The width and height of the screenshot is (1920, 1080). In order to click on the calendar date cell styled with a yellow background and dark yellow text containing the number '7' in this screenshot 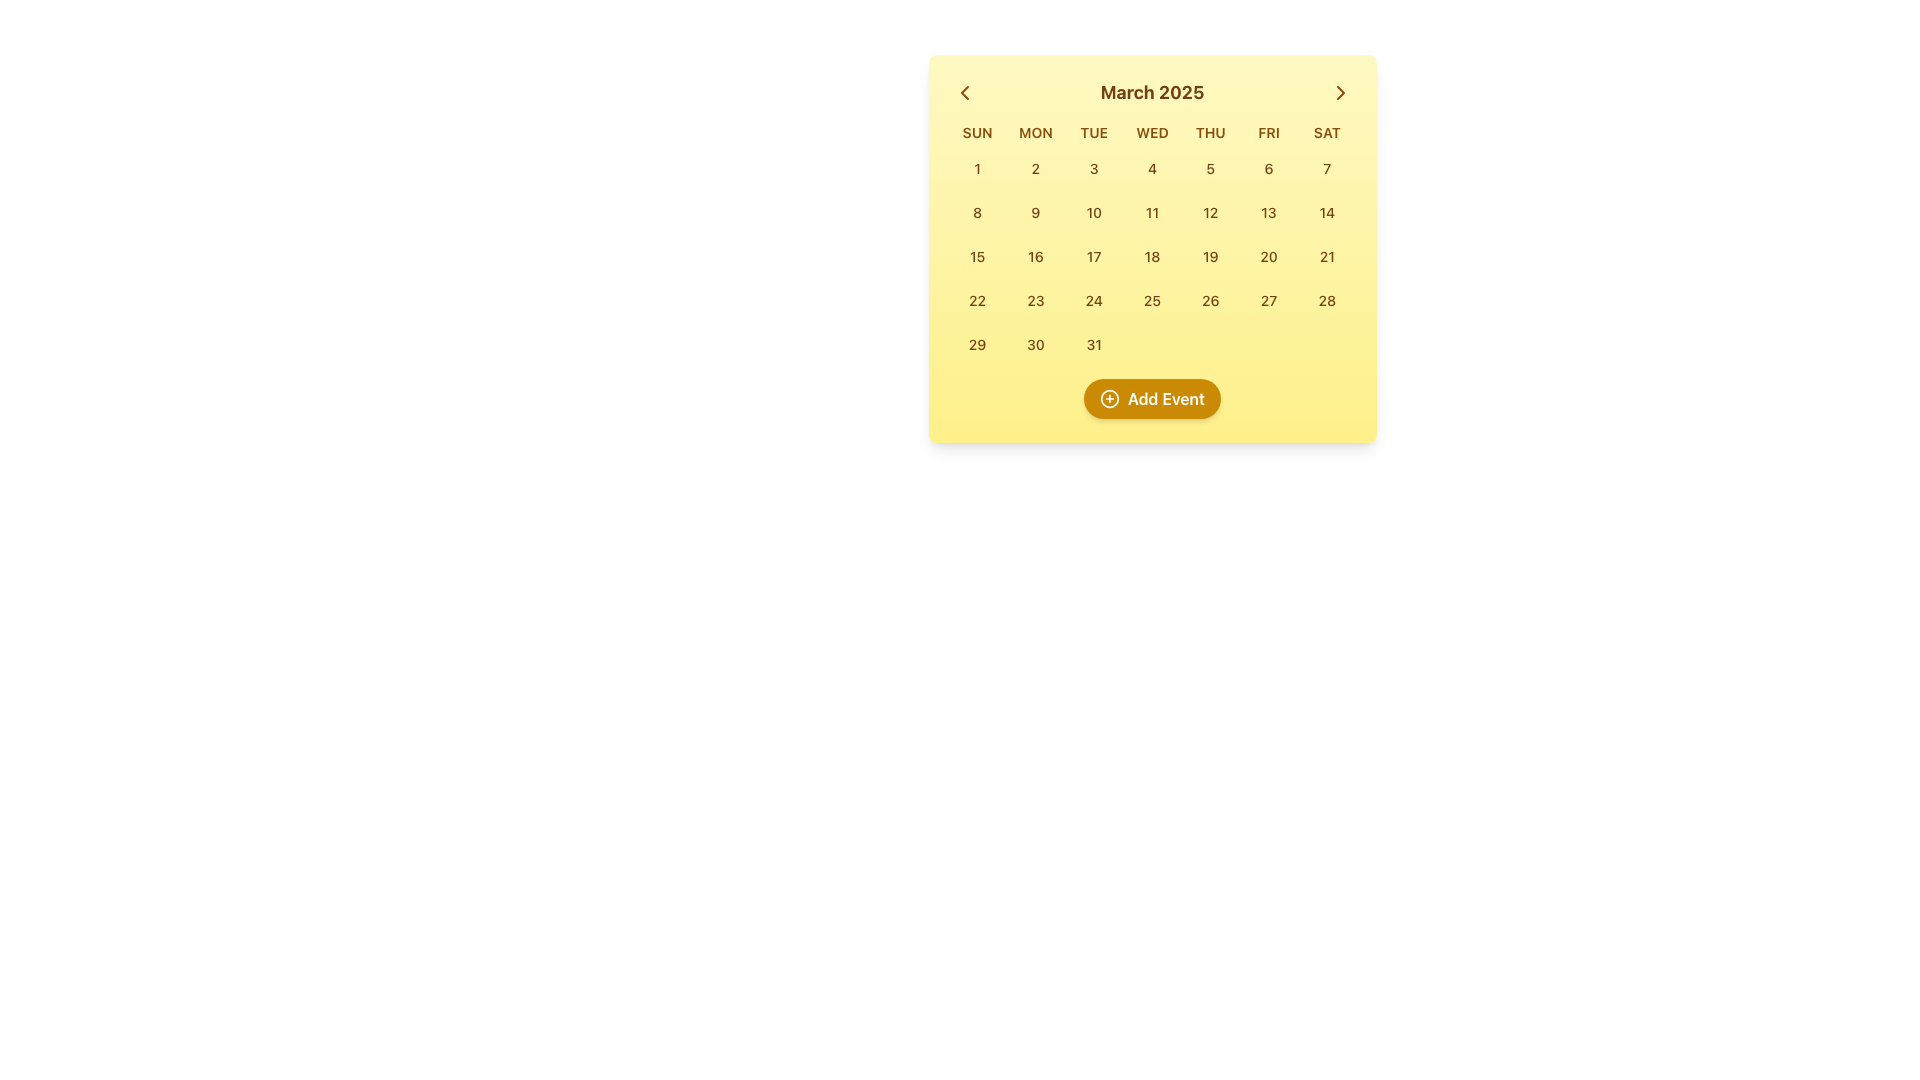, I will do `click(1327, 168)`.